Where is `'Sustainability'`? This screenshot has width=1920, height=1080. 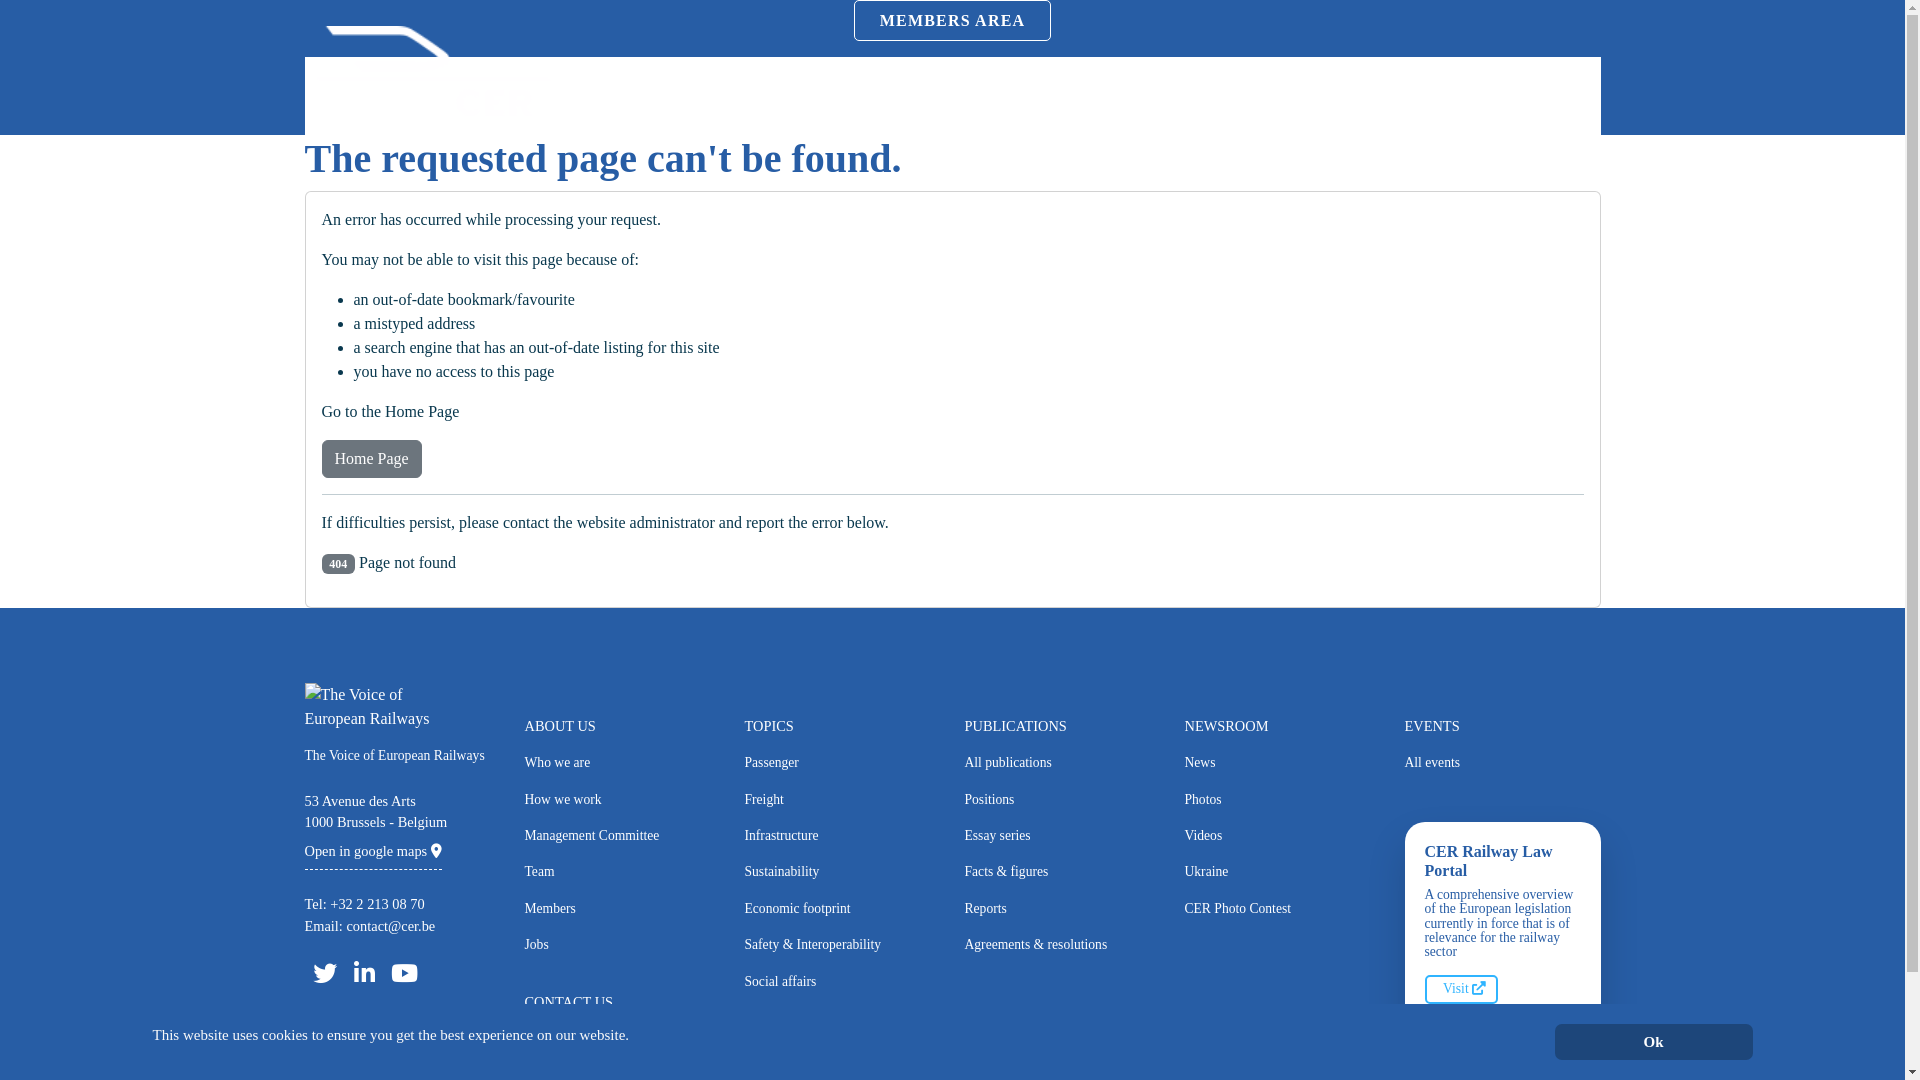 'Sustainability' is located at coordinates (841, 870).